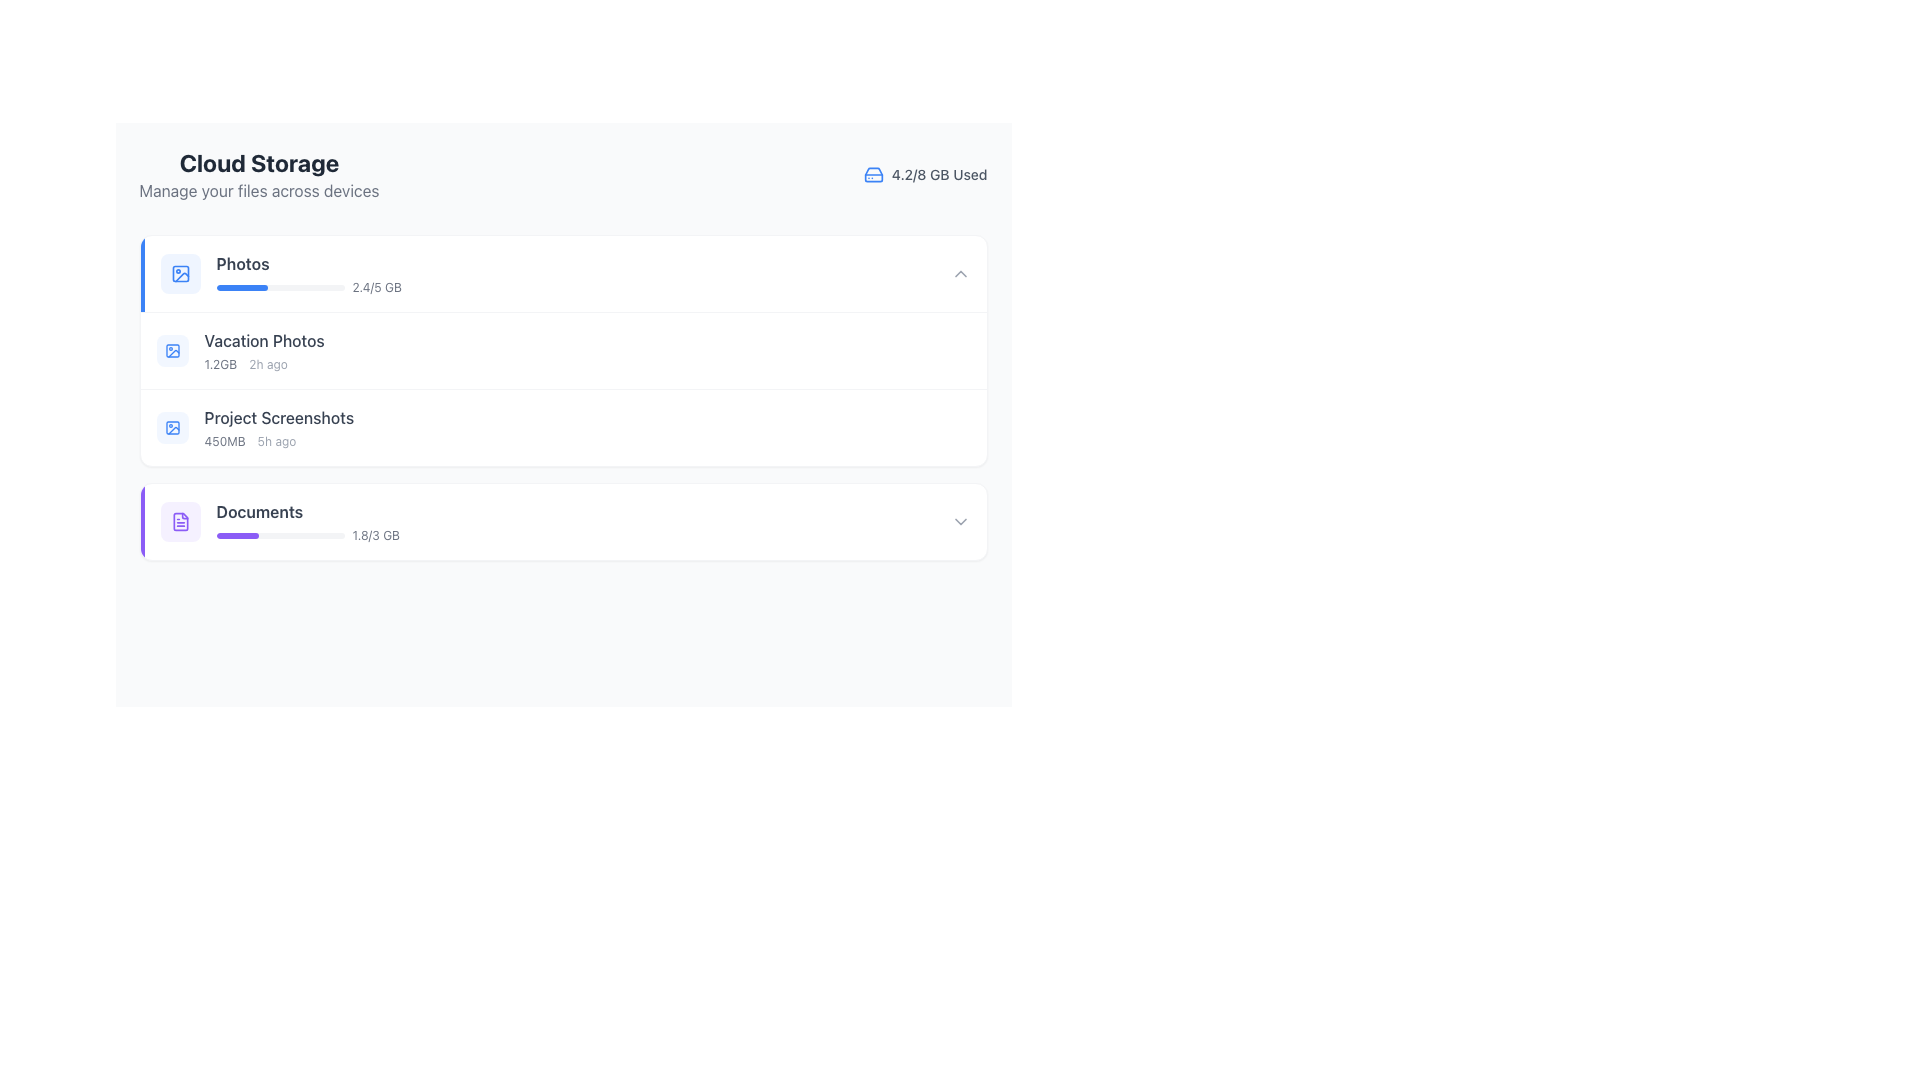 This screenshot has width=1920, height=1080. Describe the element at coordinates (919, 350) in the screenshot. I see `the share button located in the 'Vacation Photos' row, positioned on the right side near its center` at that location.